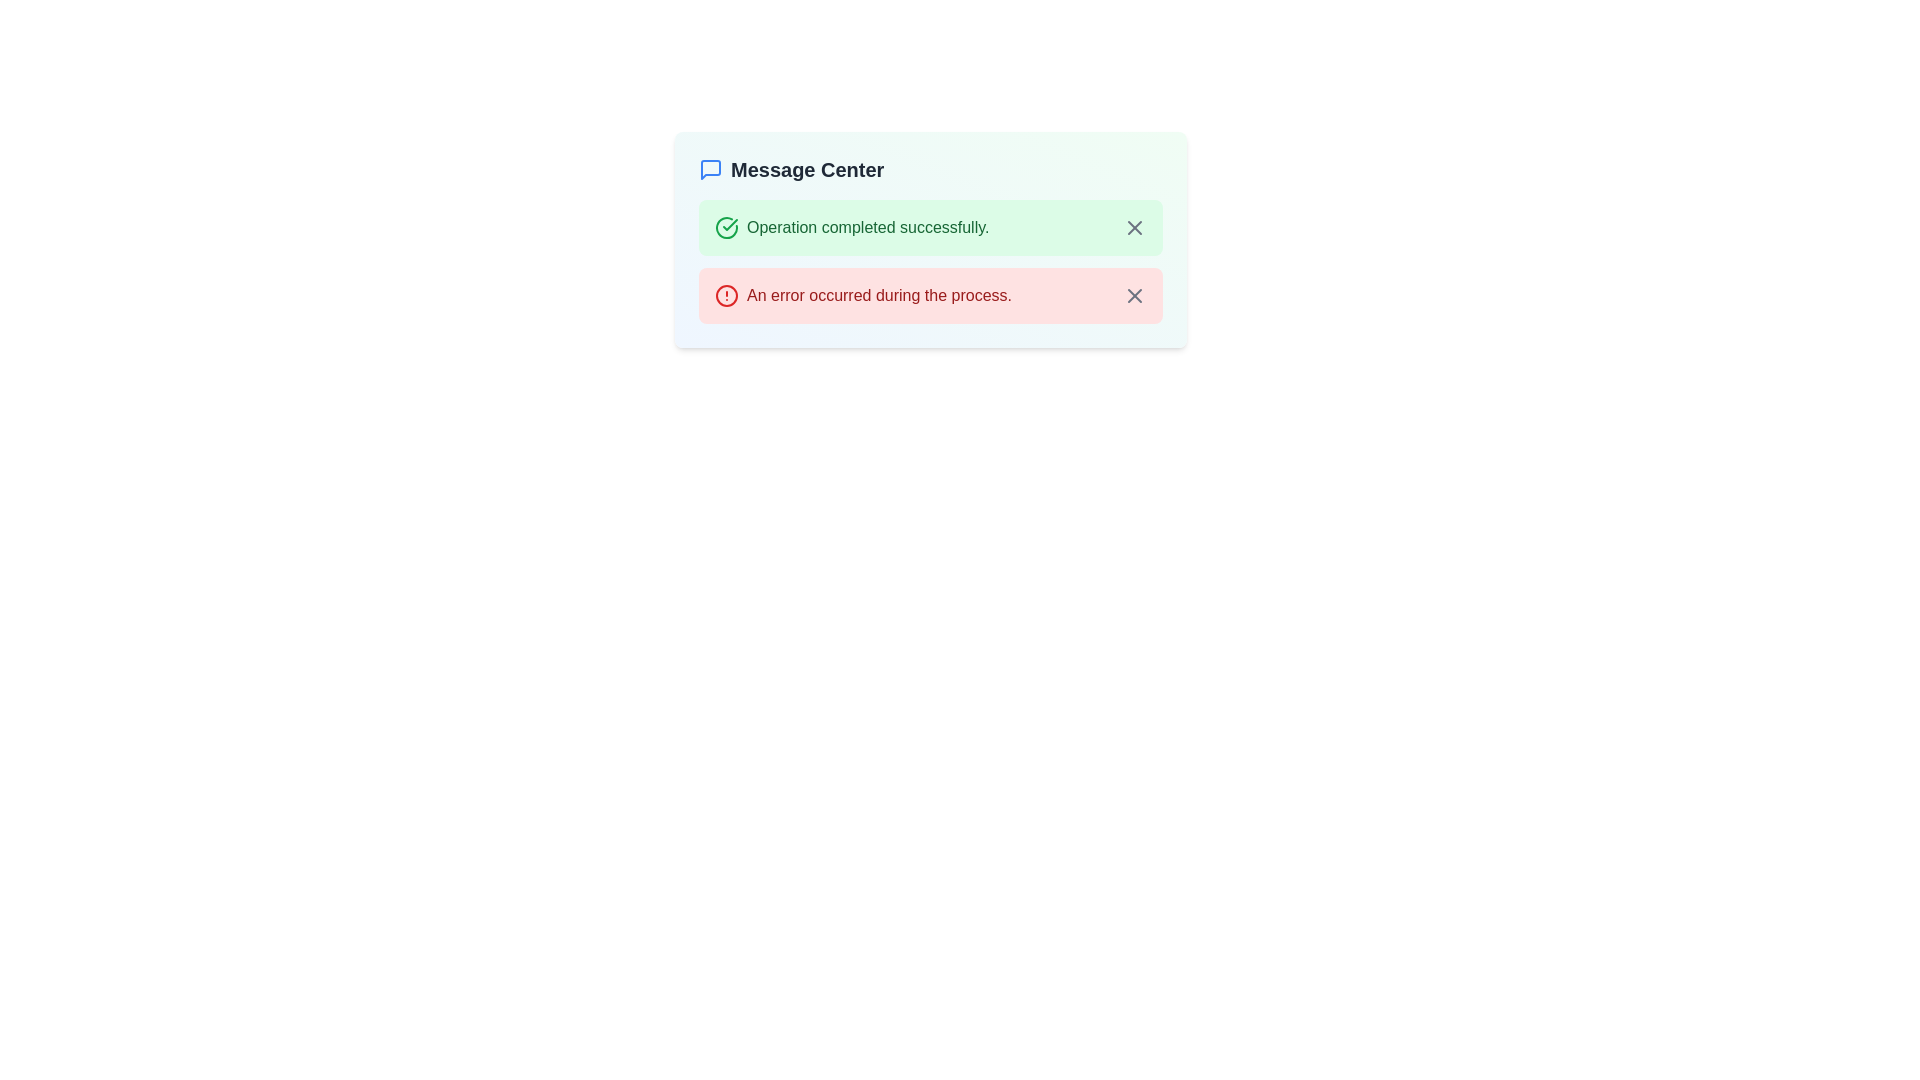  I want to click on the error icon located to the immediate left of the text 'An error occurred during the process.' in the second entry of the notification component under 'Message Center', so click(725, 296).